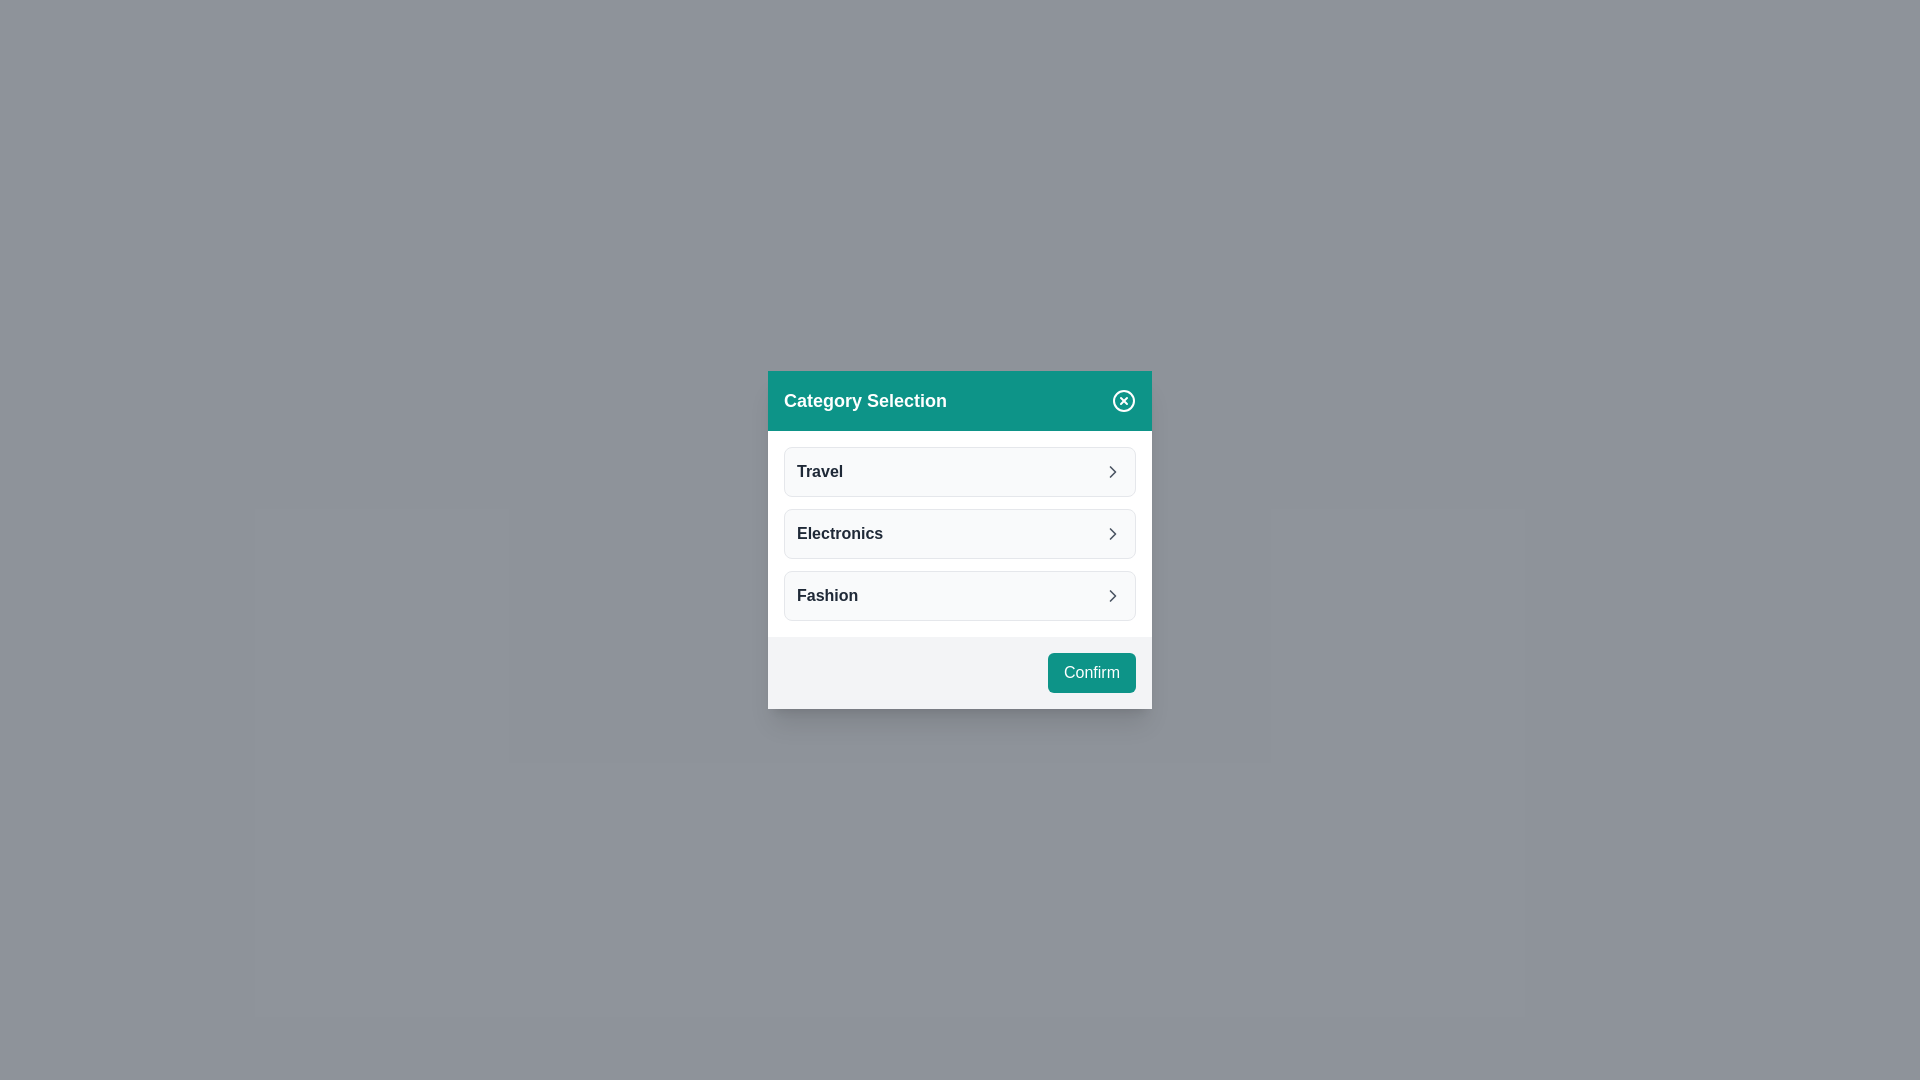 The height and width of the screenshot is (1080, 1920). I want to click on the category labeled Electronics to expand it, so click(960, 532).